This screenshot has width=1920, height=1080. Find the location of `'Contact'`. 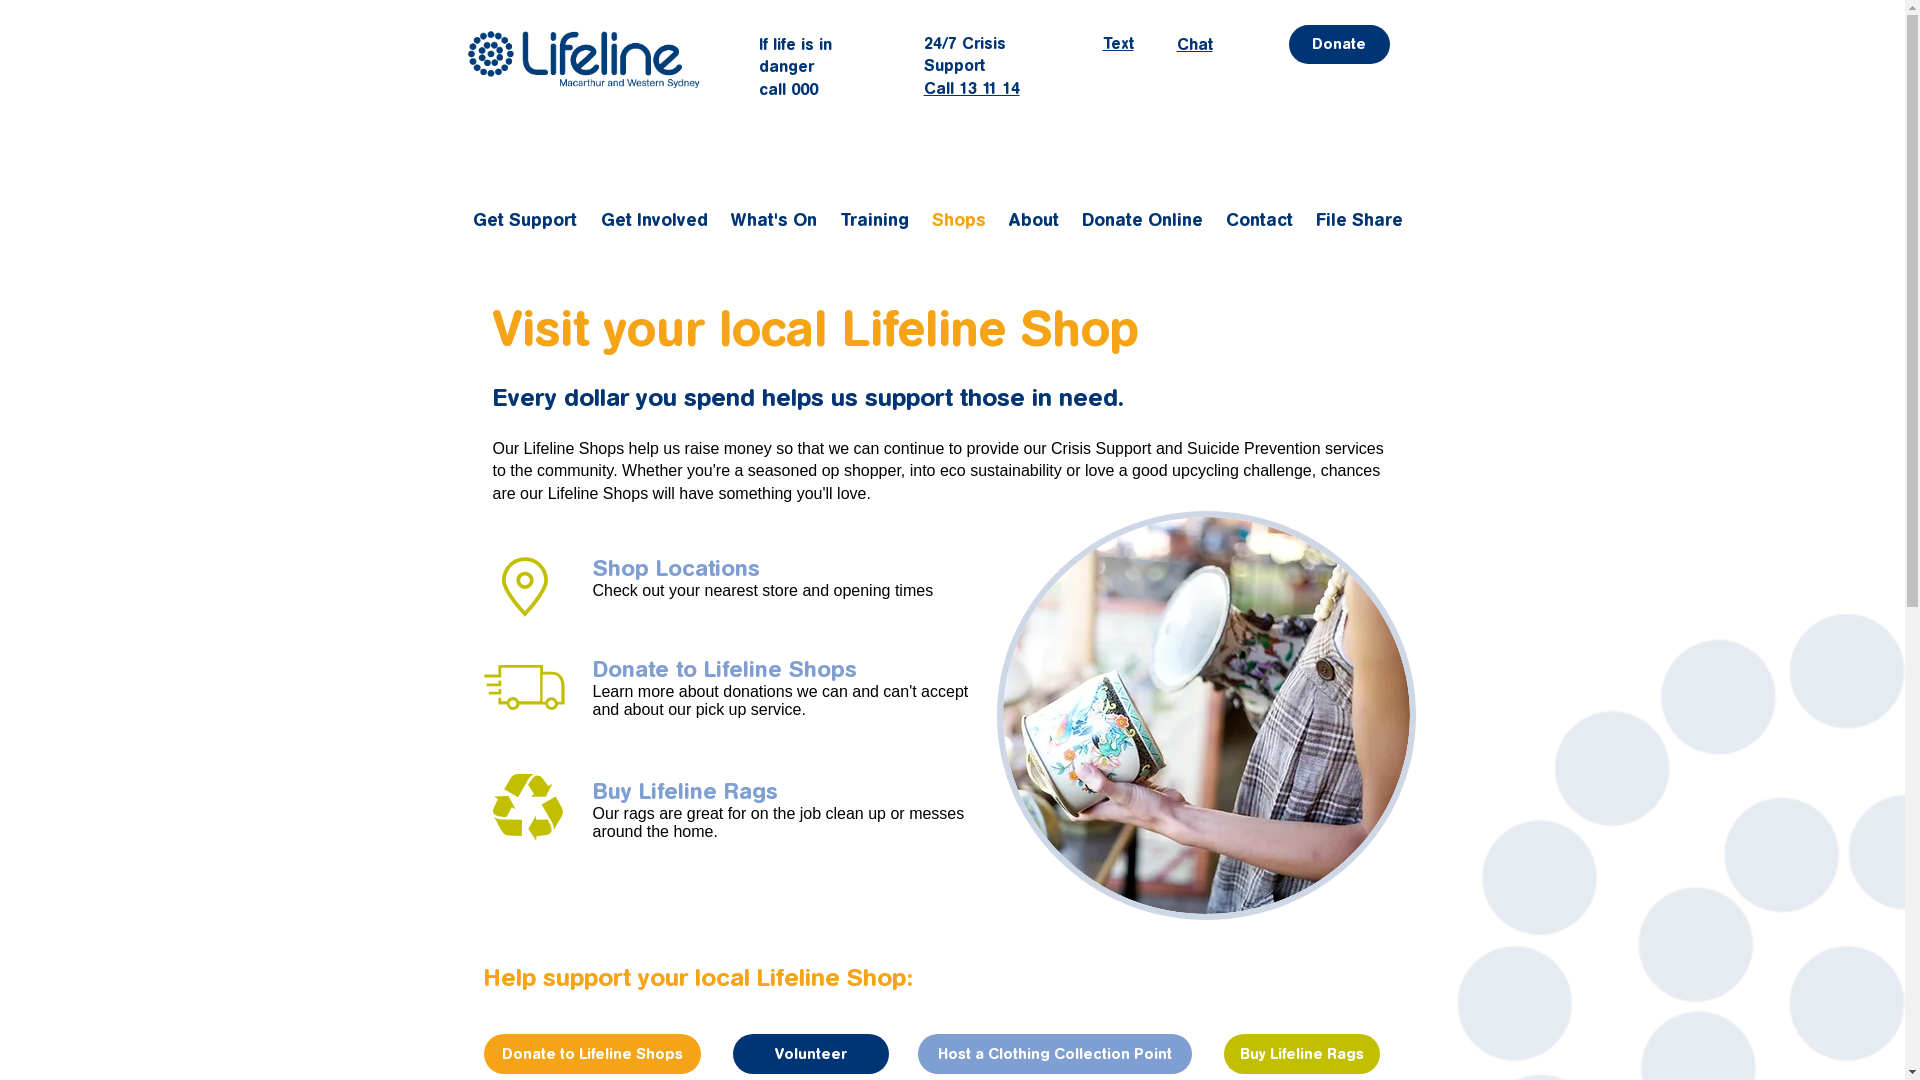

'Contact' is located at coordinates (1260, 219).